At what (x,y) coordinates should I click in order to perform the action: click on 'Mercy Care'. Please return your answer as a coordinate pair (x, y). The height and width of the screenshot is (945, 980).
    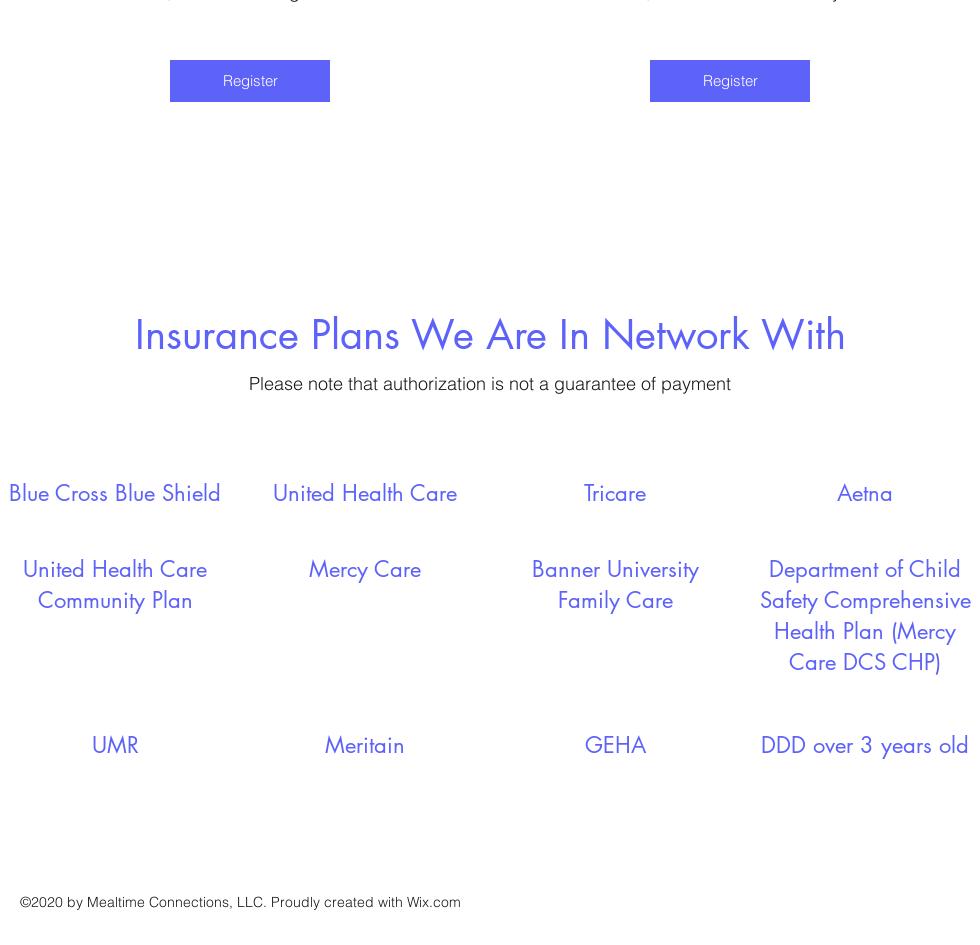
    Looking at the image, I should click on (364, 568).